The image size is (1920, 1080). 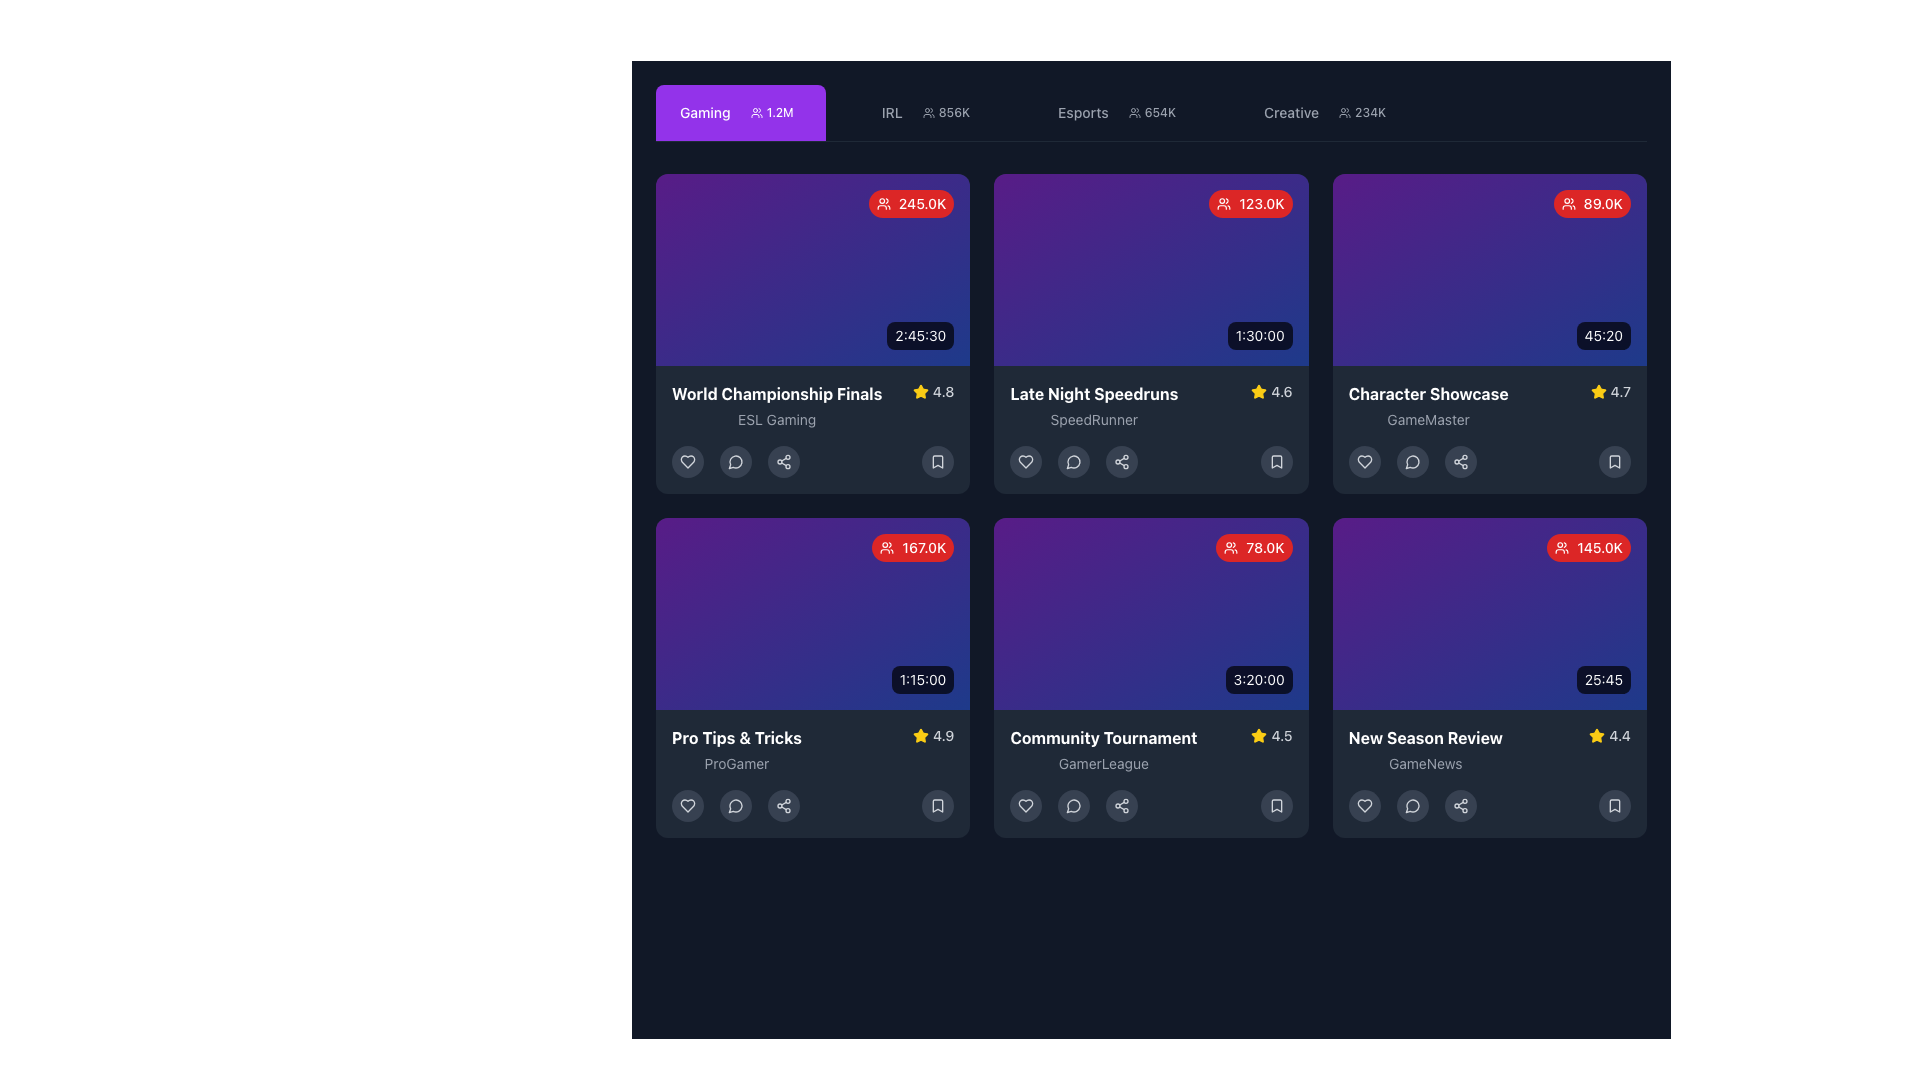 What do you see at coordinates (734, 805) in the screenshot?
I see `the circular message bubble icon located at the bottom left of the 'Pro Tips & Tricks' card` at bounding box center [734, 805].